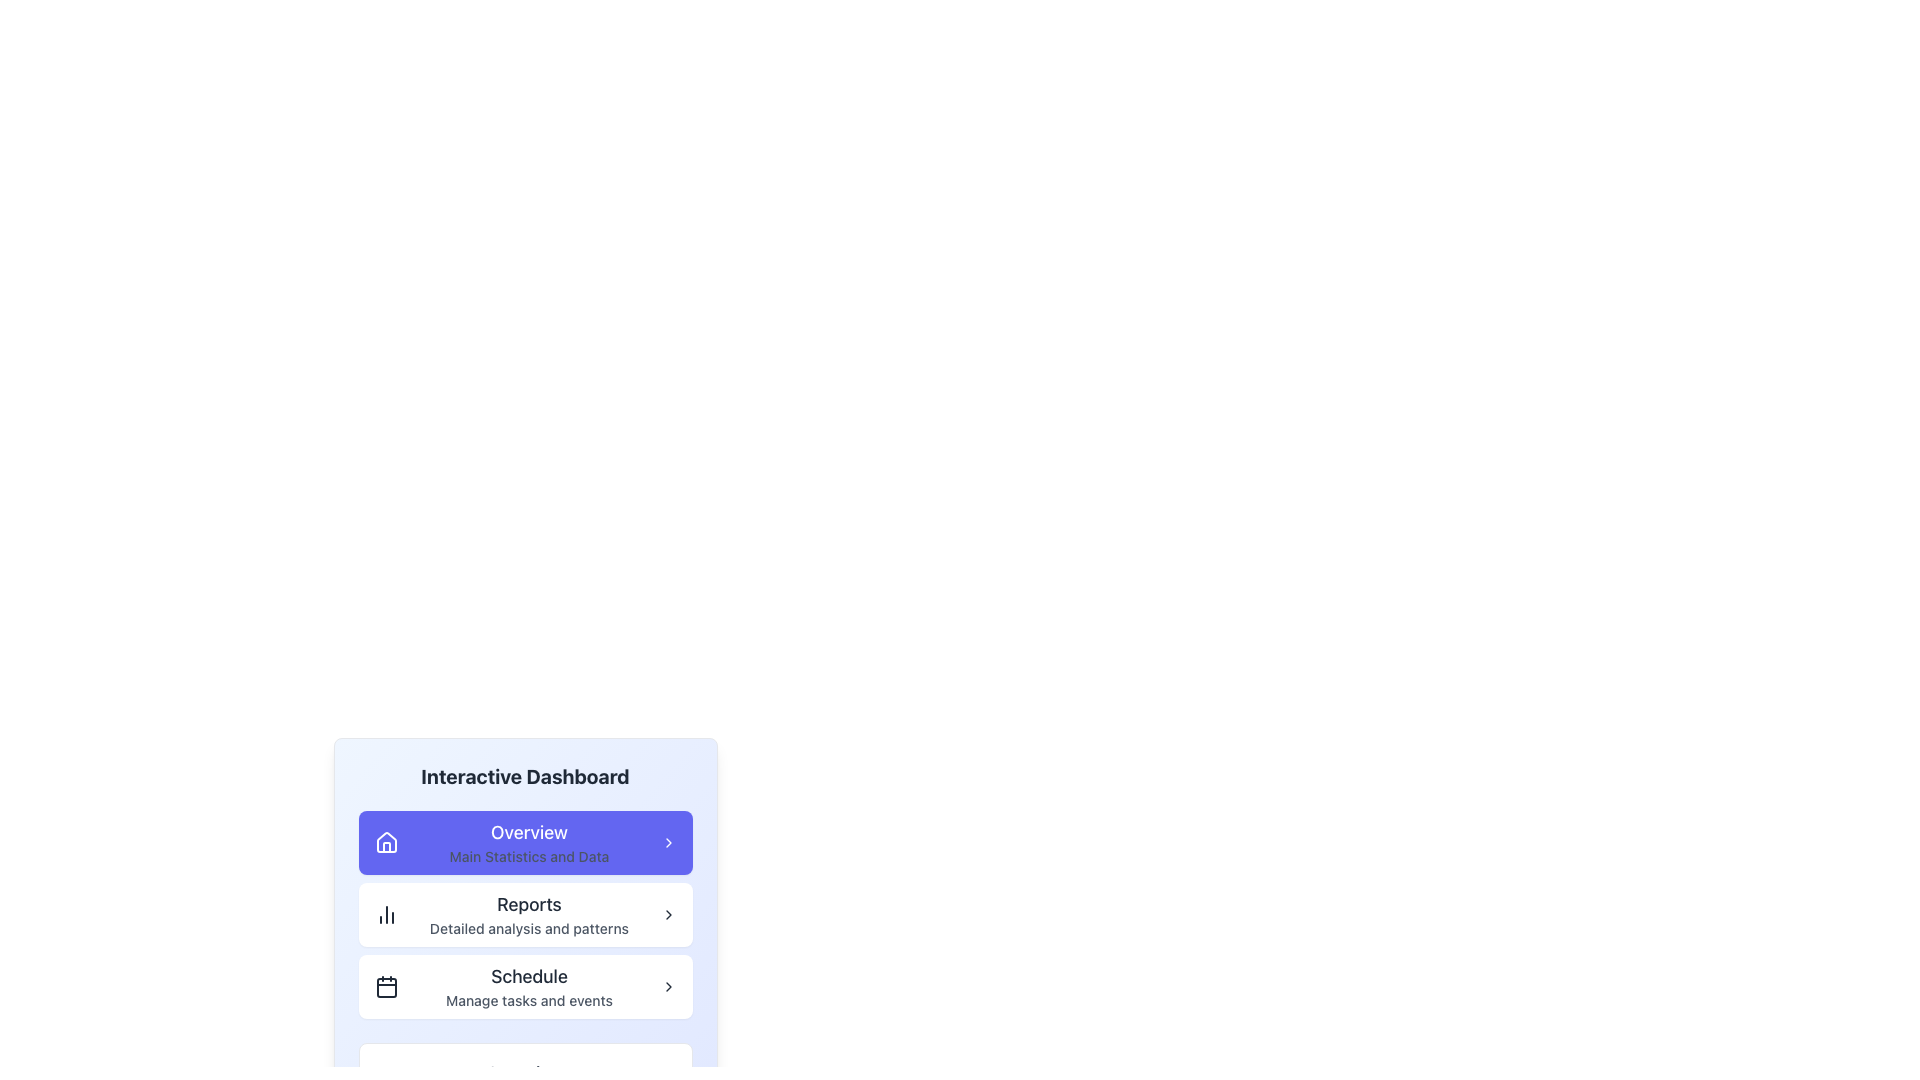 Image resolution: width=1920 pixels, height=1080 pixels. Describe the element at coordinates (668, 986) in the screenshot. I see `the arrow icon located at the far-right edge of the 'Schedule' UI card` at that location.